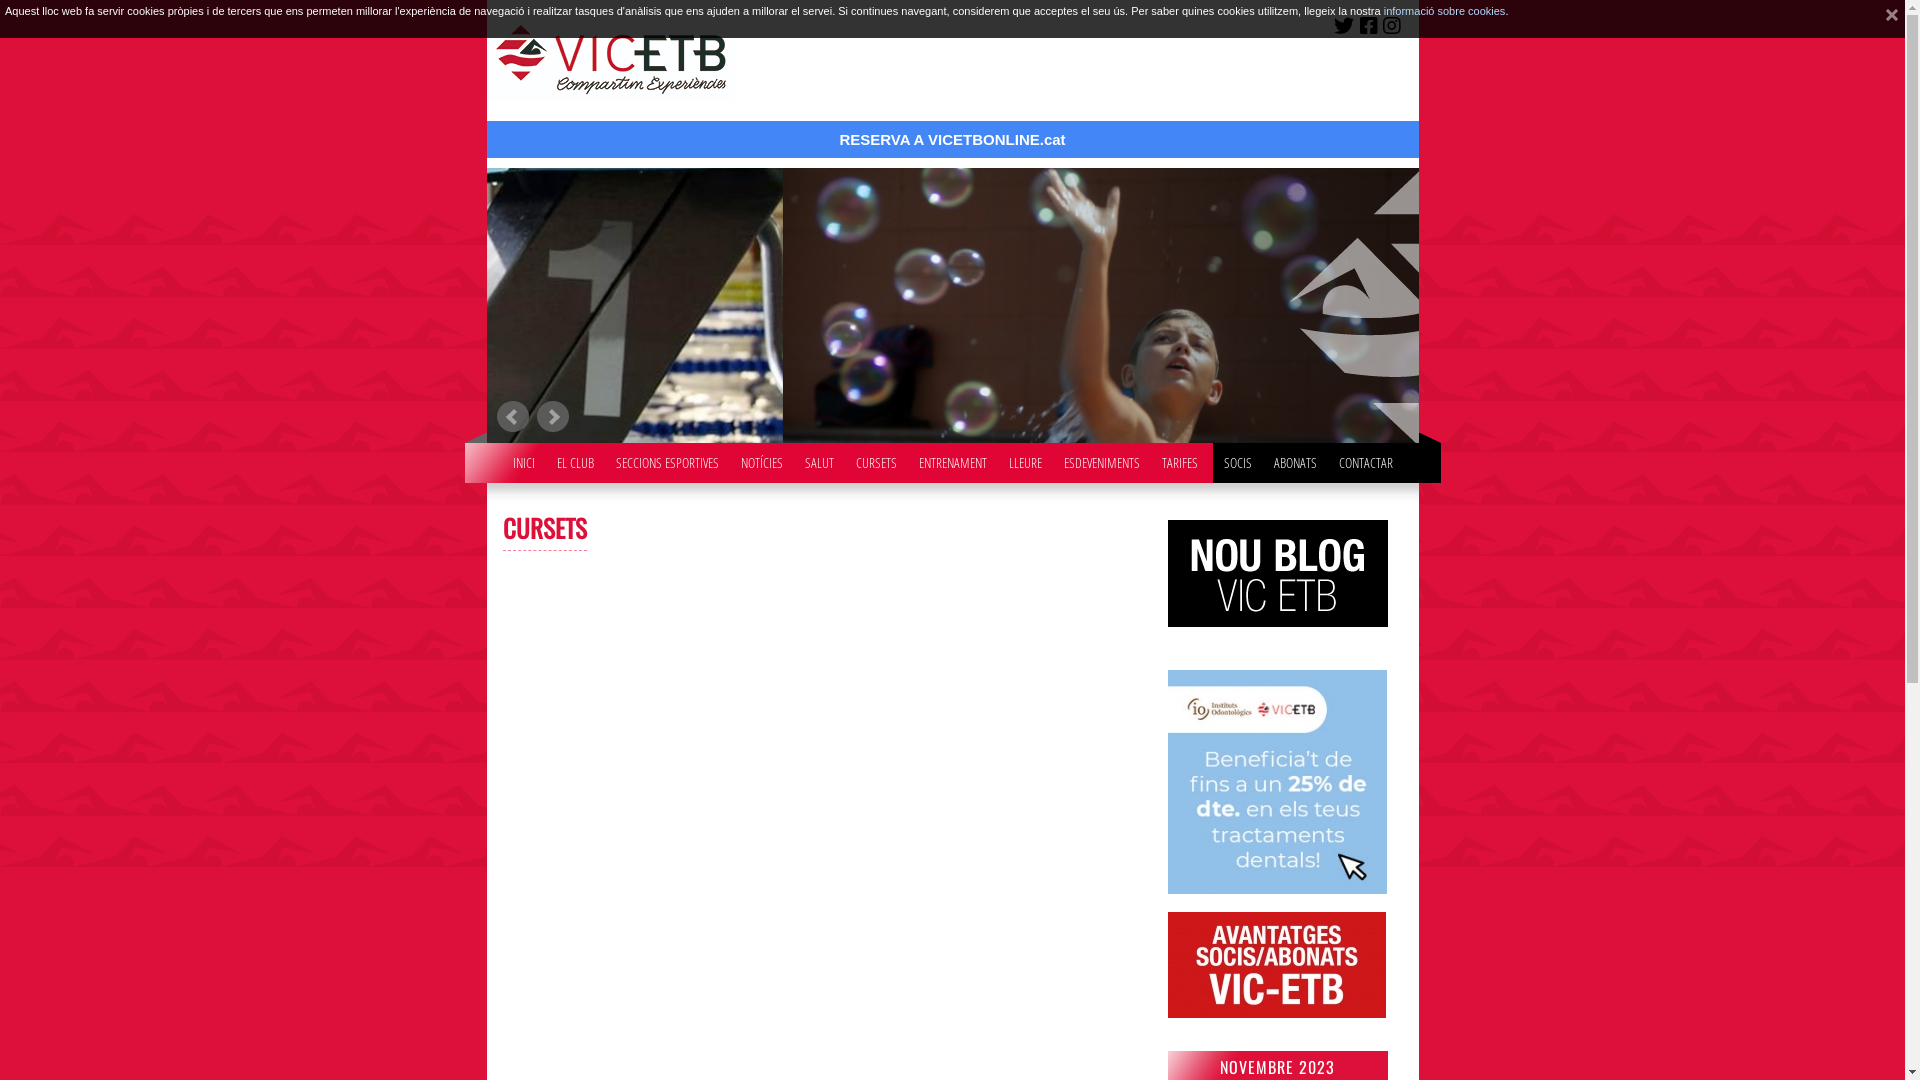  I want to click on 'tancar missatge', so click(1882, 19).